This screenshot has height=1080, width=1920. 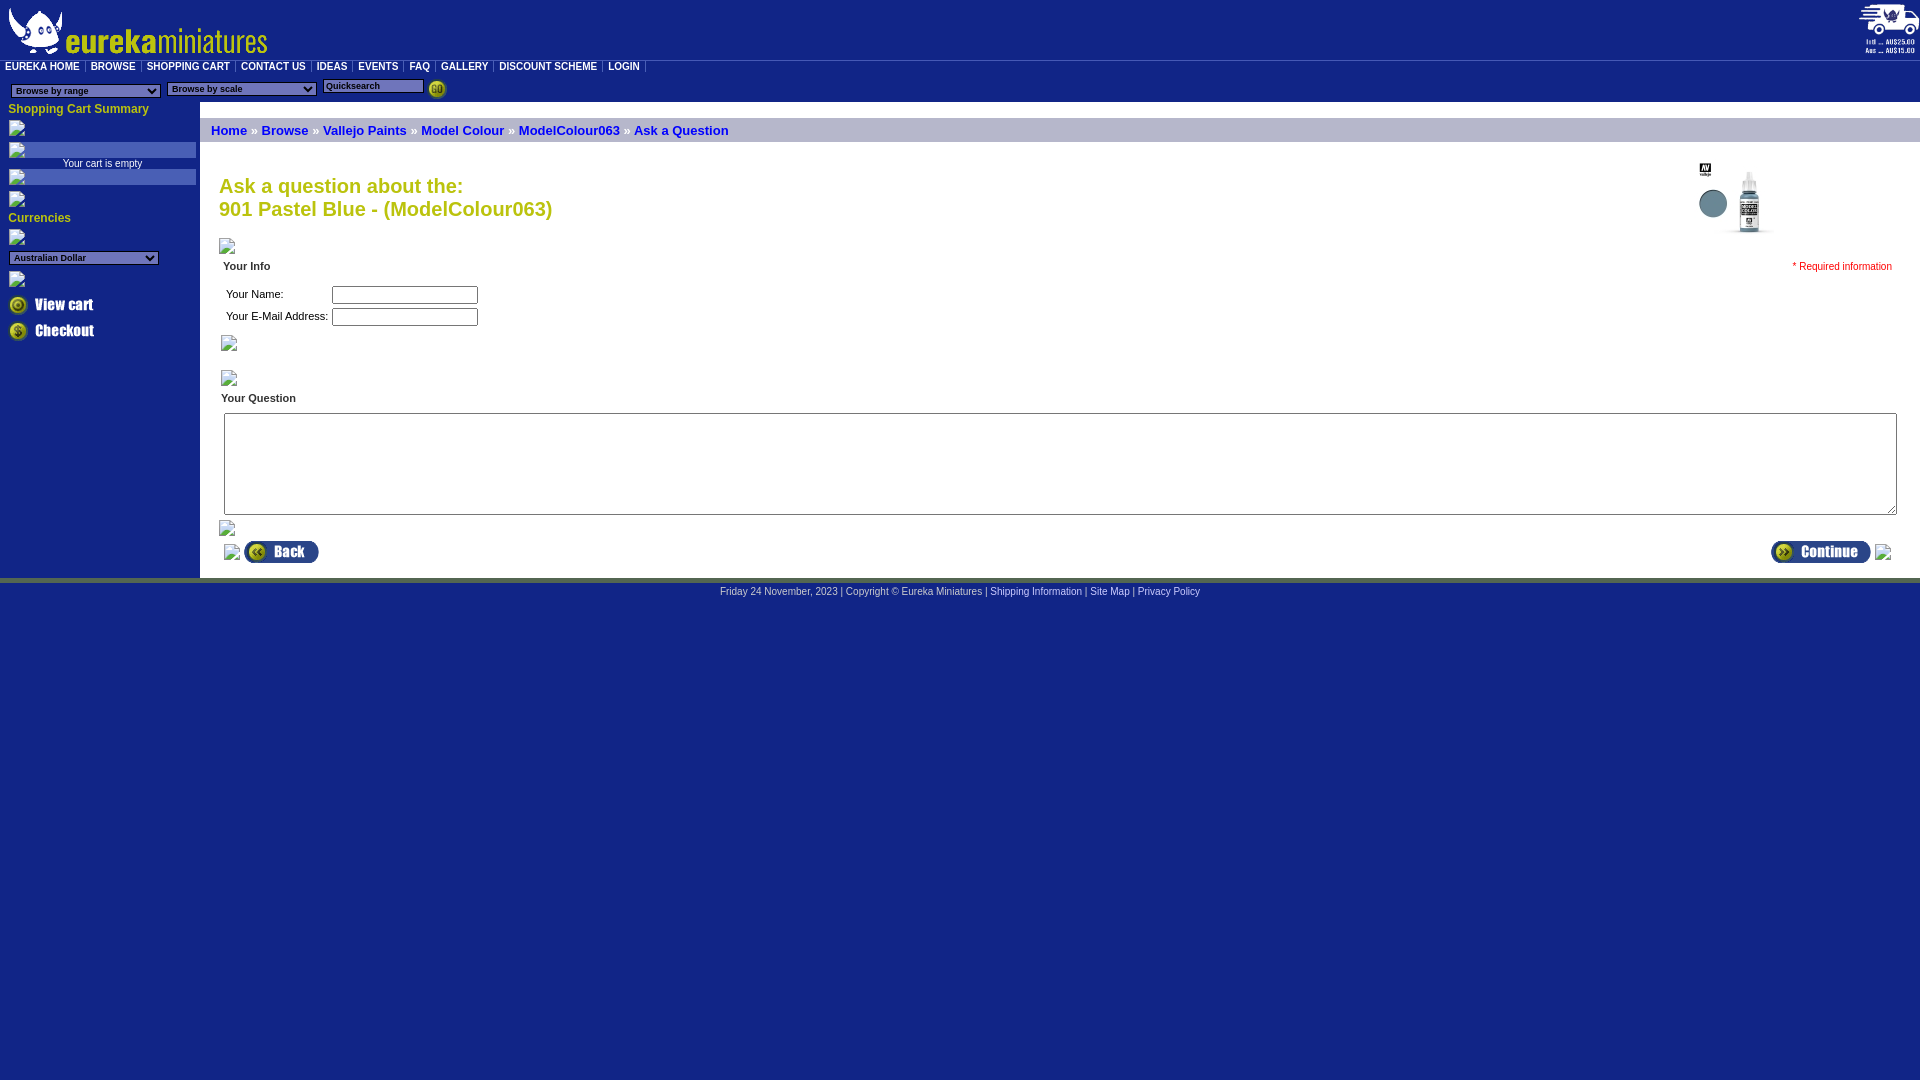 What do you see at coordinates (243, 551) in the screenshot?
I see `' Back '` at bounding box center [243, 551].